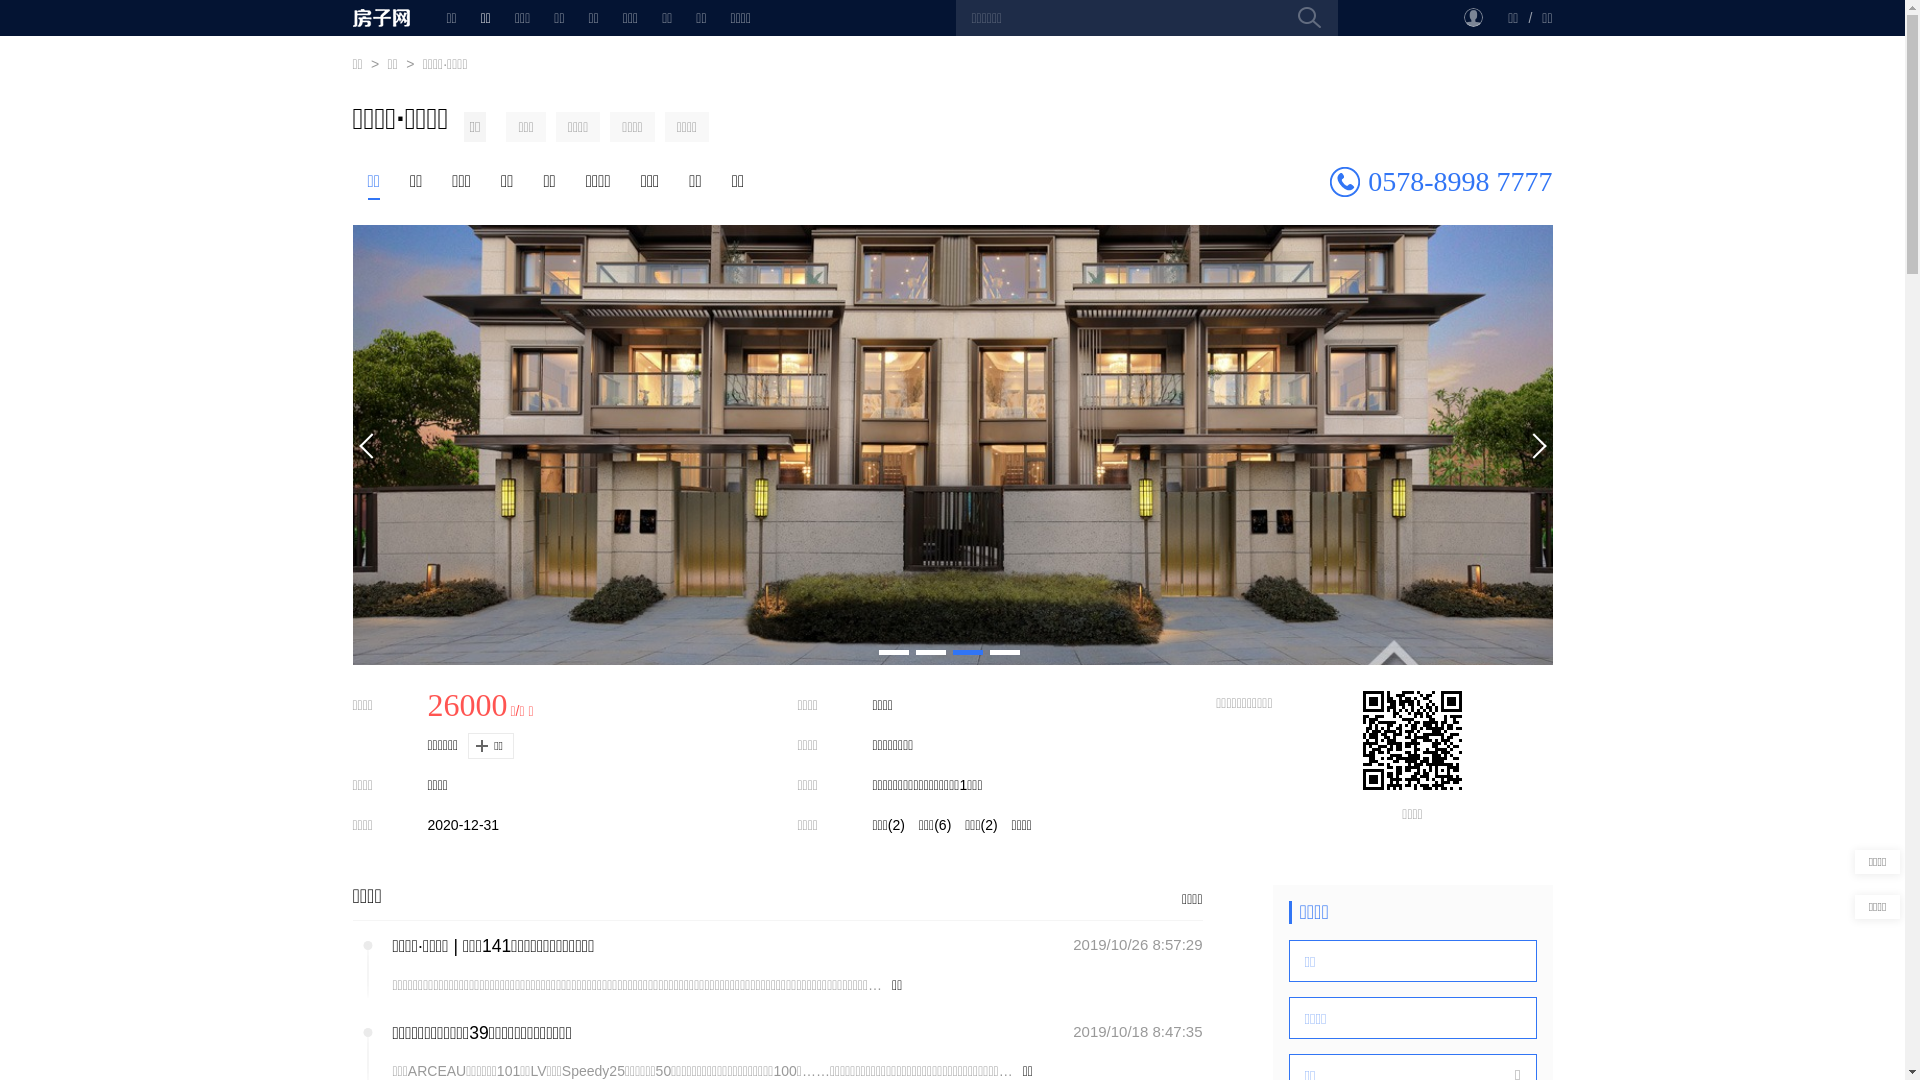  Describe the element at coordinates (1520, 443) in the screenshot. I see `'Next'` at that location.